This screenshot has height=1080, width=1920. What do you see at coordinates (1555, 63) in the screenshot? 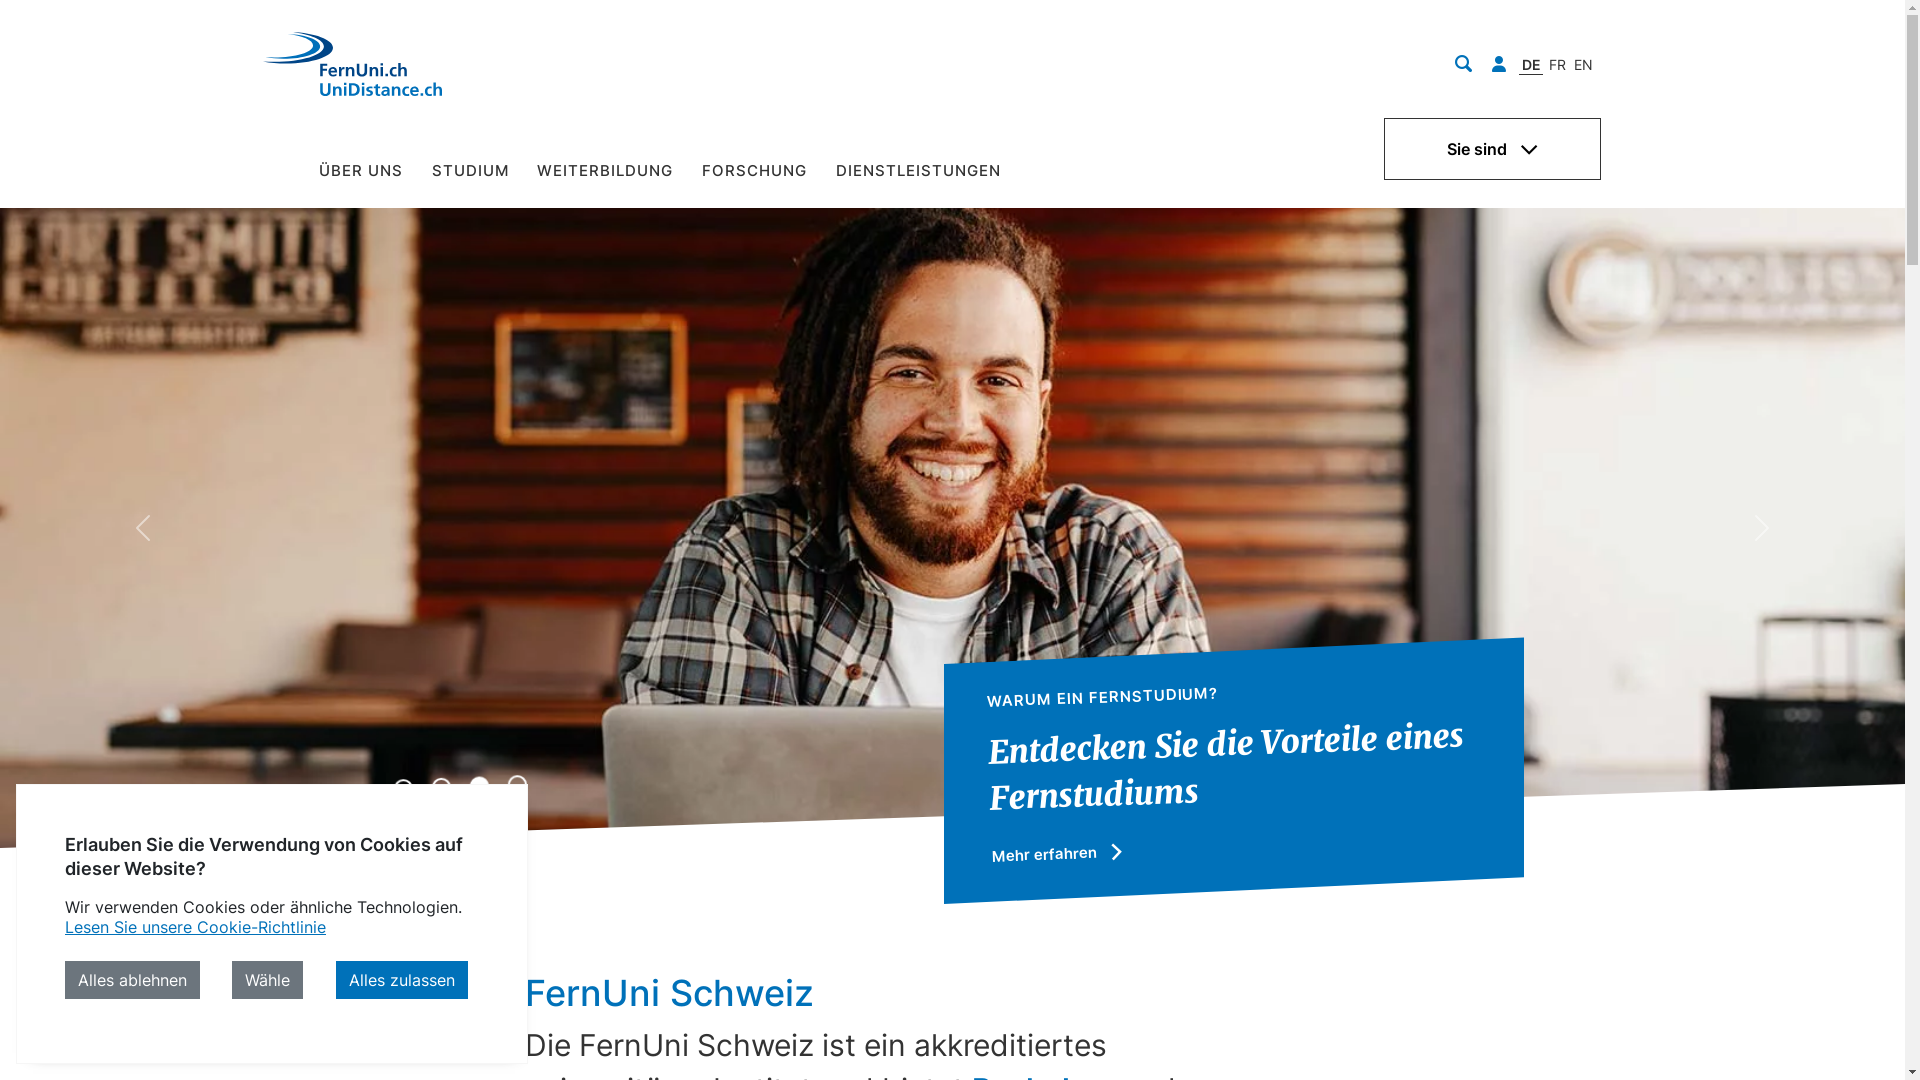
I see `'FR'` at bounding box center [1555, 63].